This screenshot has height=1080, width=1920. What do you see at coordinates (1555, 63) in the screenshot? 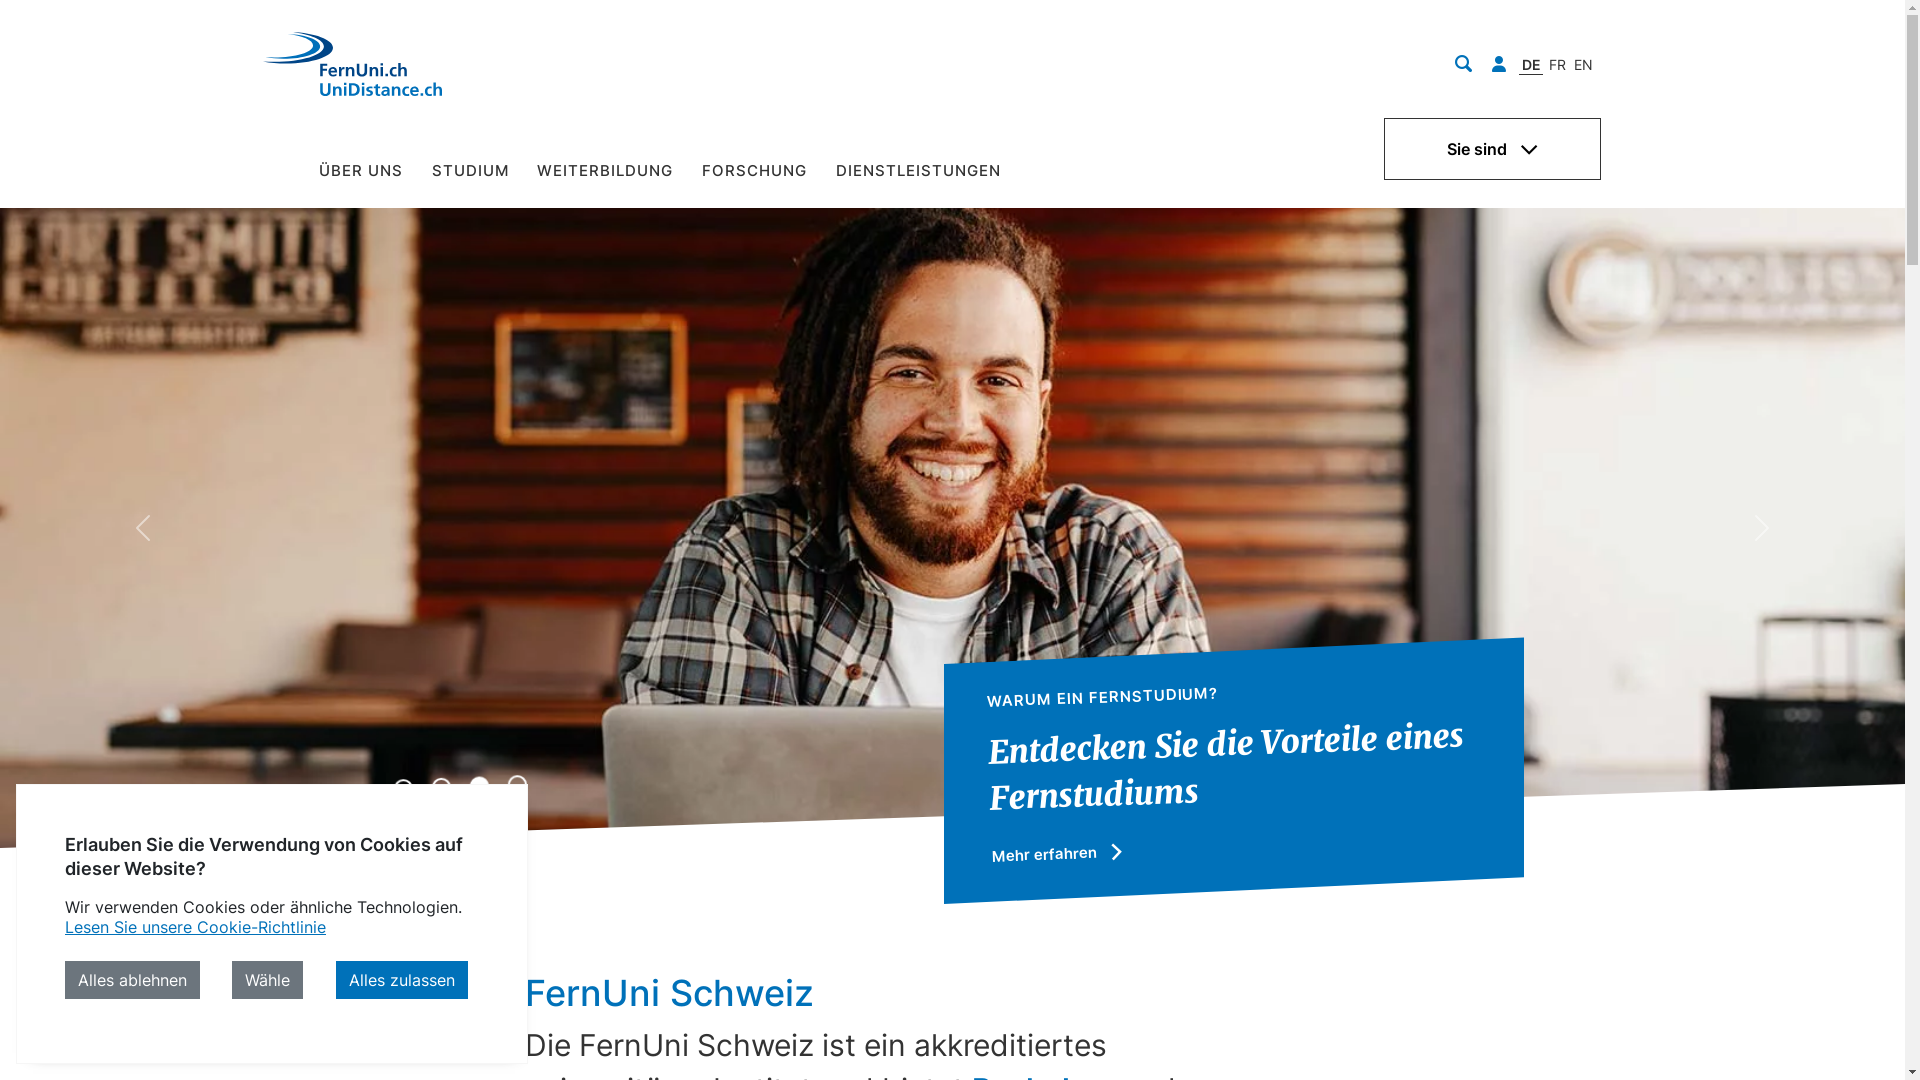
I see `'FR'` at bounding box center [1555, 63].